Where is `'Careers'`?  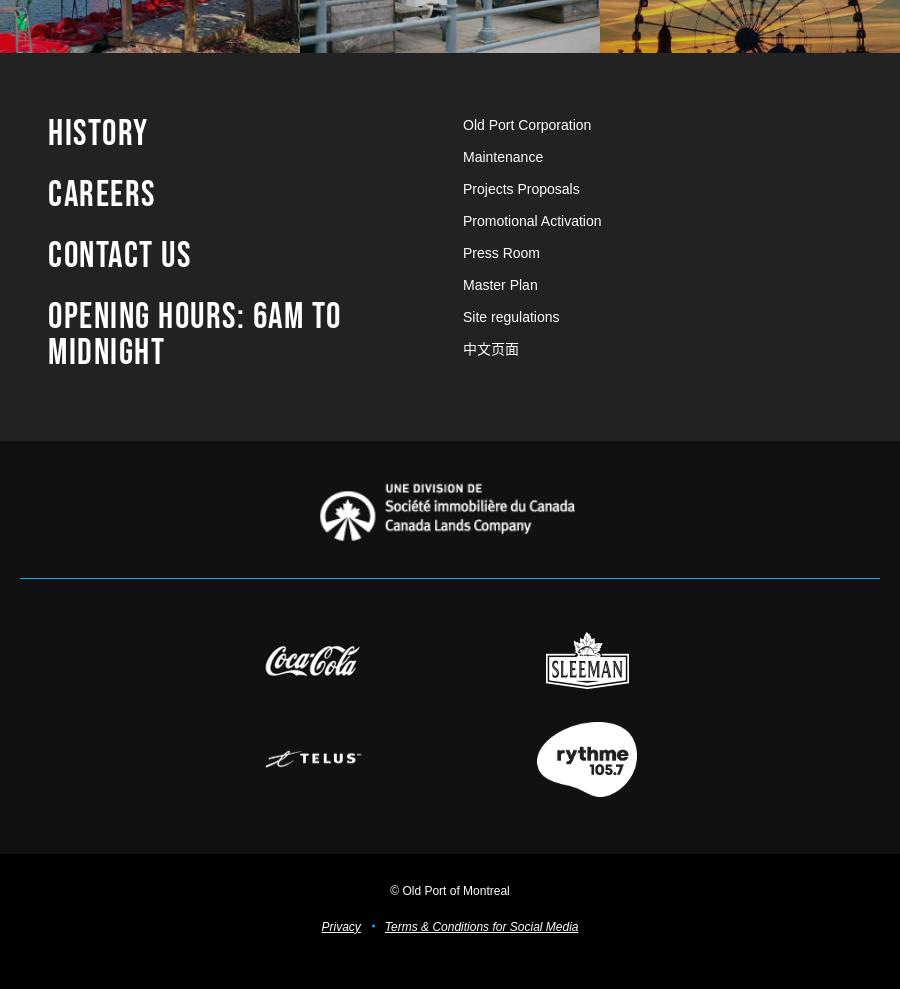
'Careers' is located at coordinates (100, 194).